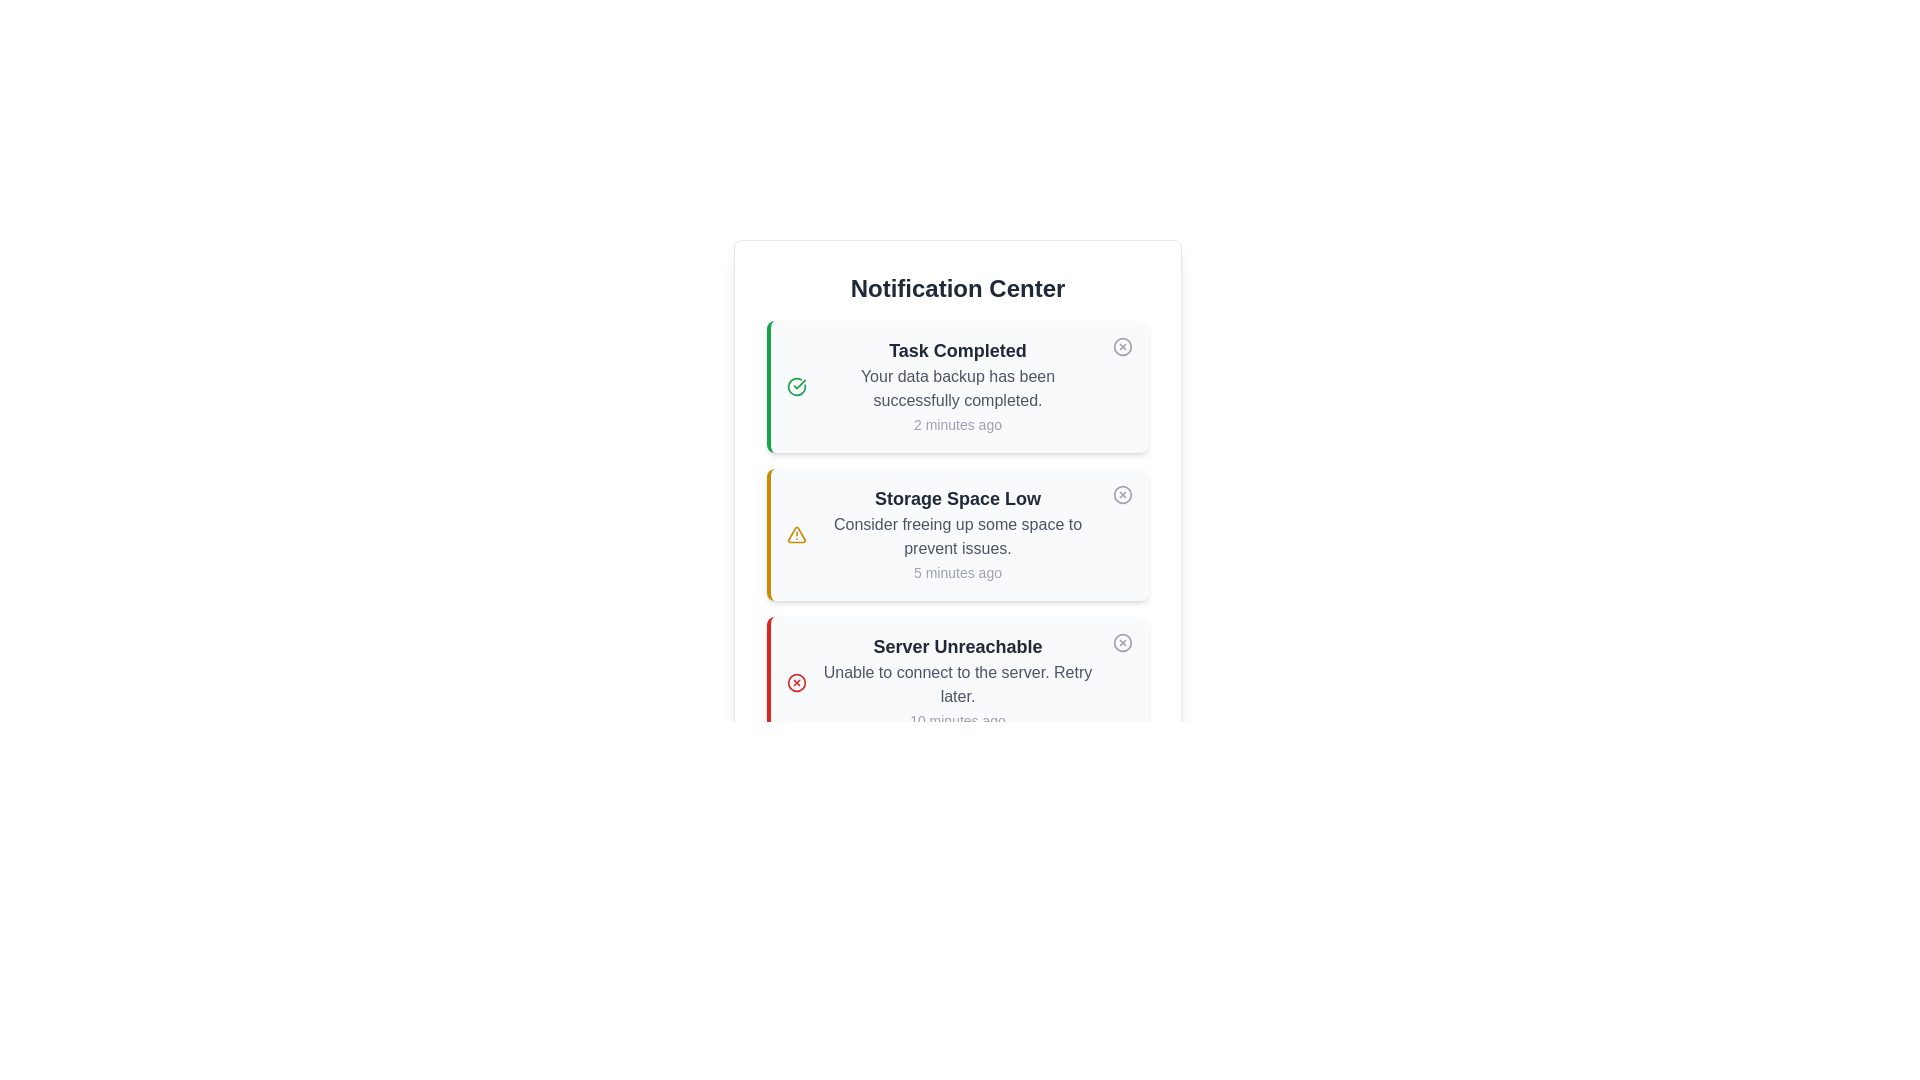 The height and width of the screenshot is (1080, 1920). What do you see at coordinates (957, 350) in the screenshot?
I see `the text label that serves as a headline for the notification card, indicating task completion, located at the top of the card` at bounding box center [957, 350].